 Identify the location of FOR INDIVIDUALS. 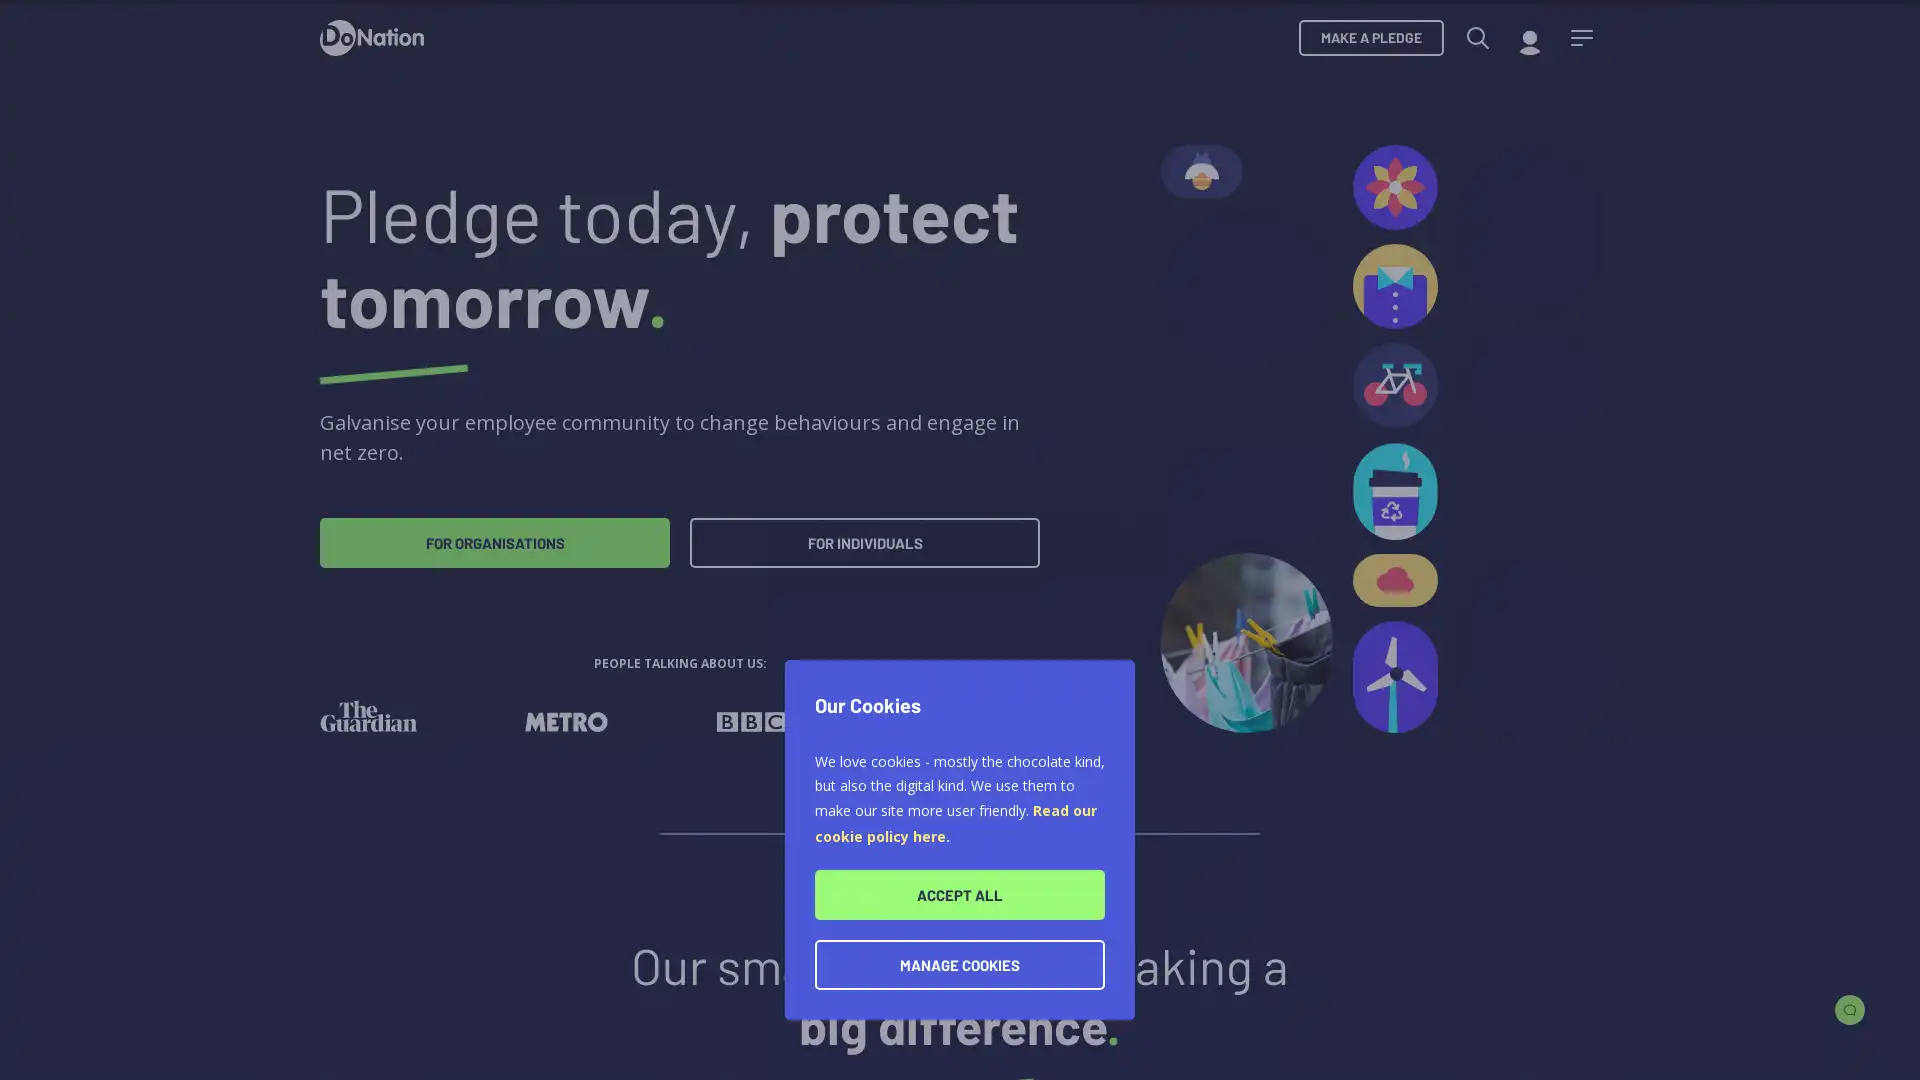
(864, 543).